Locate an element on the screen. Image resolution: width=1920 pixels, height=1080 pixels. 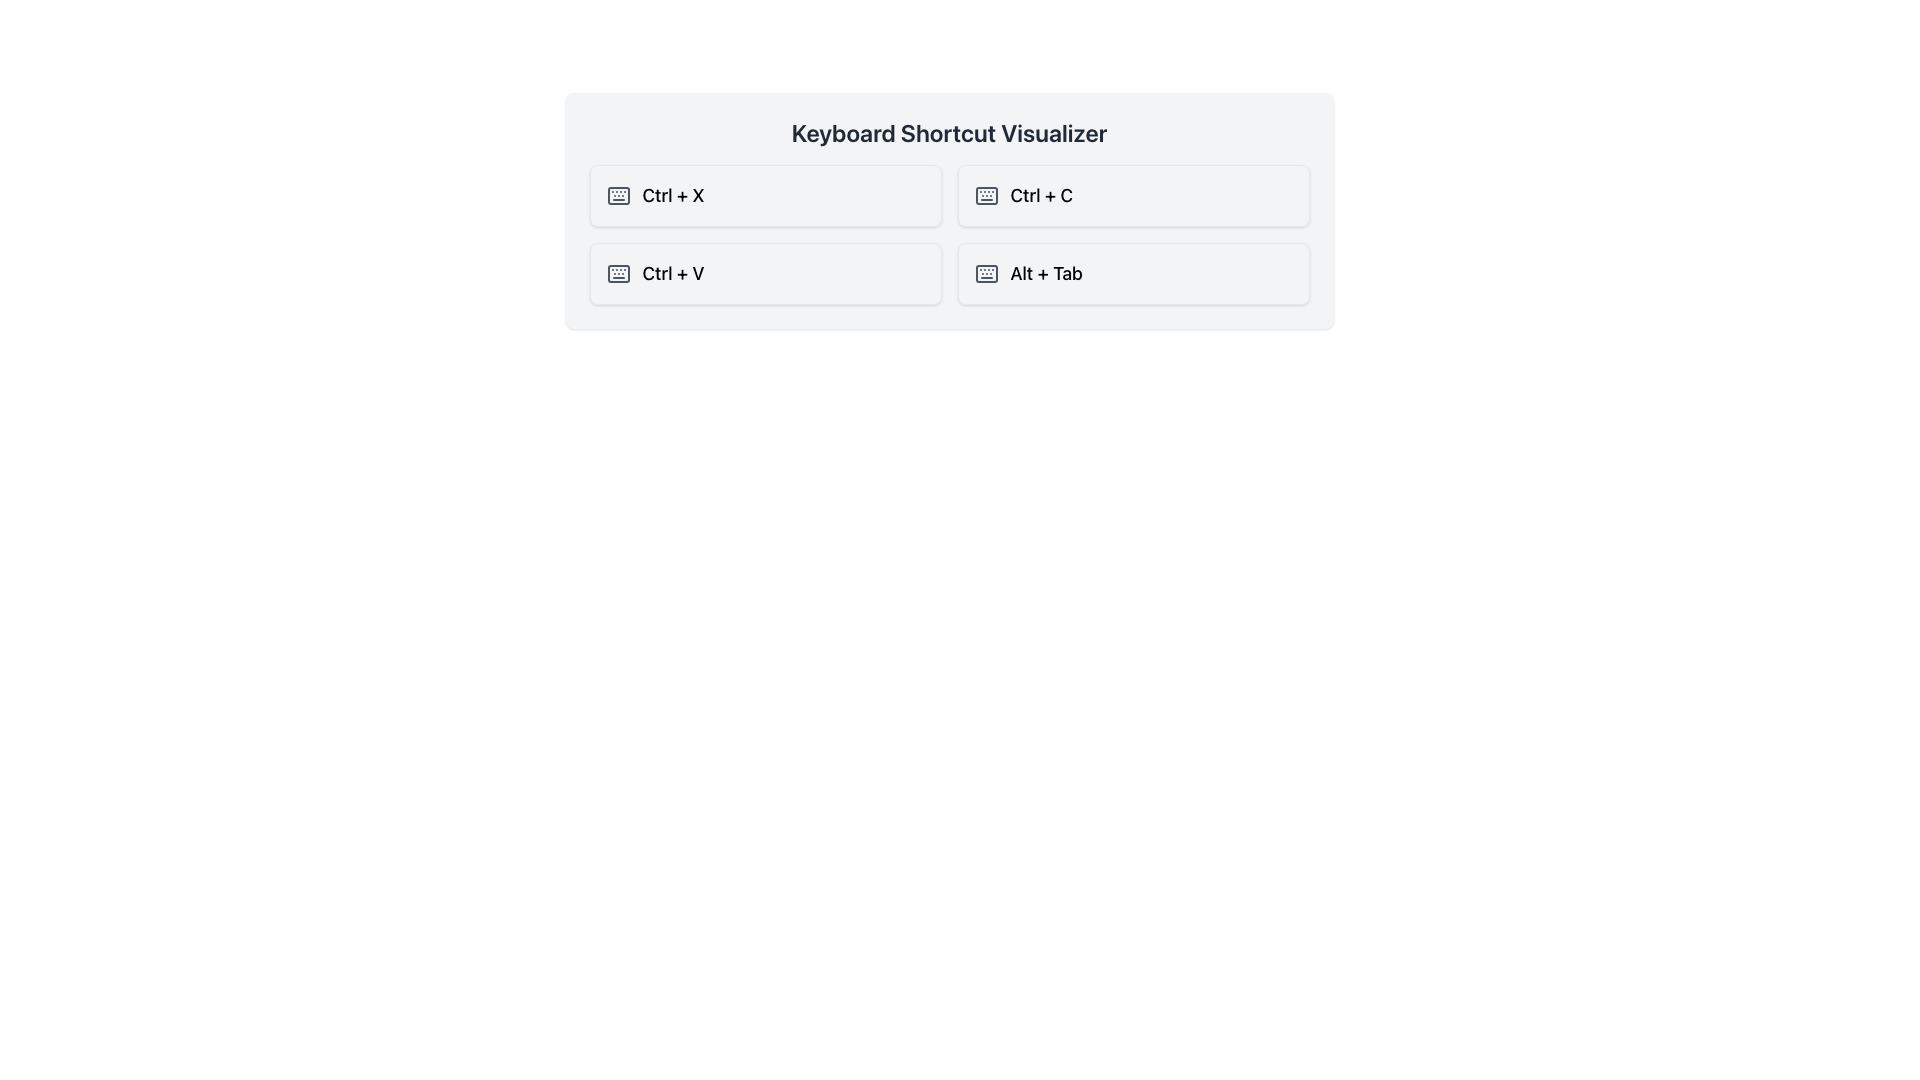
the keyboard icon represented by an SVG graphical element, which enhances the presentation of the associated button or option is located at coordinates (986, 196).